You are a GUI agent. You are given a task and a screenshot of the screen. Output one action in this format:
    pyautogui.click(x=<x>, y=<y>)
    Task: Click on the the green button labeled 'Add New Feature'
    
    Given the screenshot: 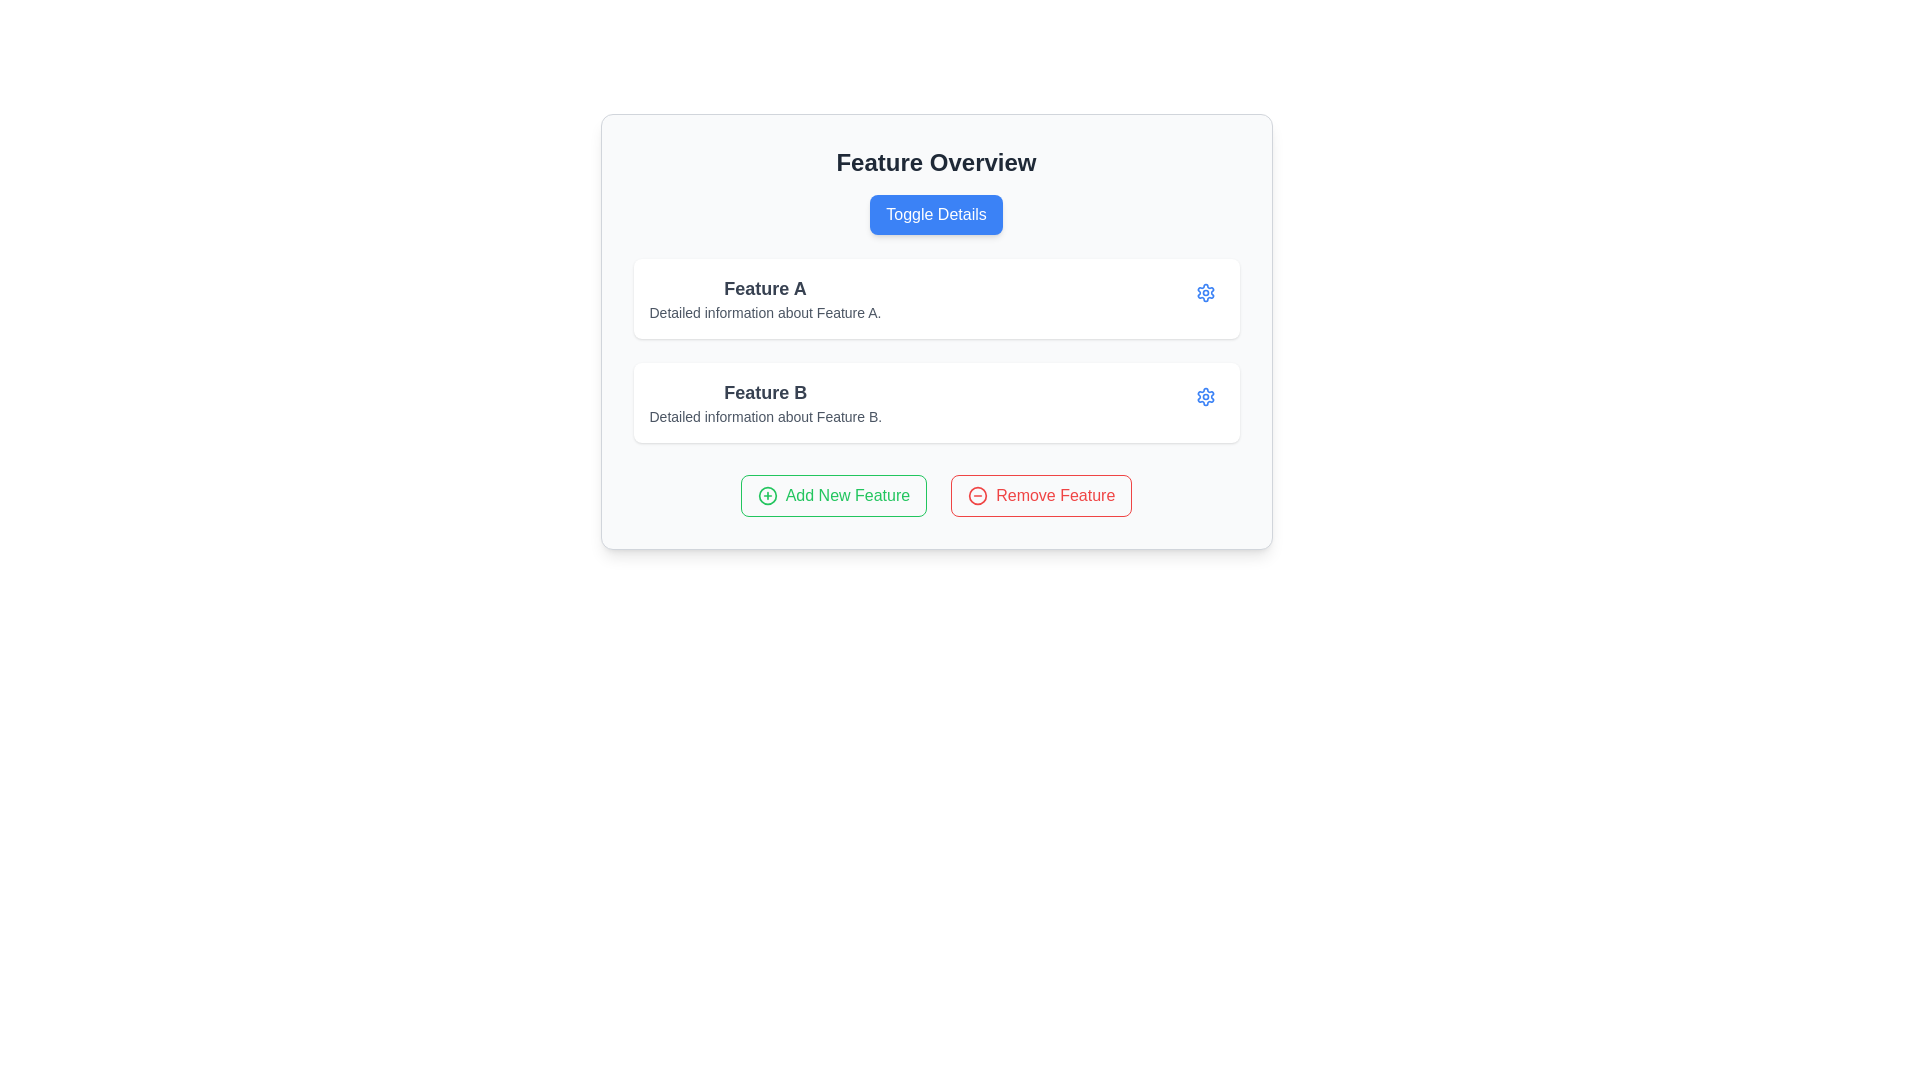 What is the action you would take?
    pyautogui.click(x=833, y=495)
    